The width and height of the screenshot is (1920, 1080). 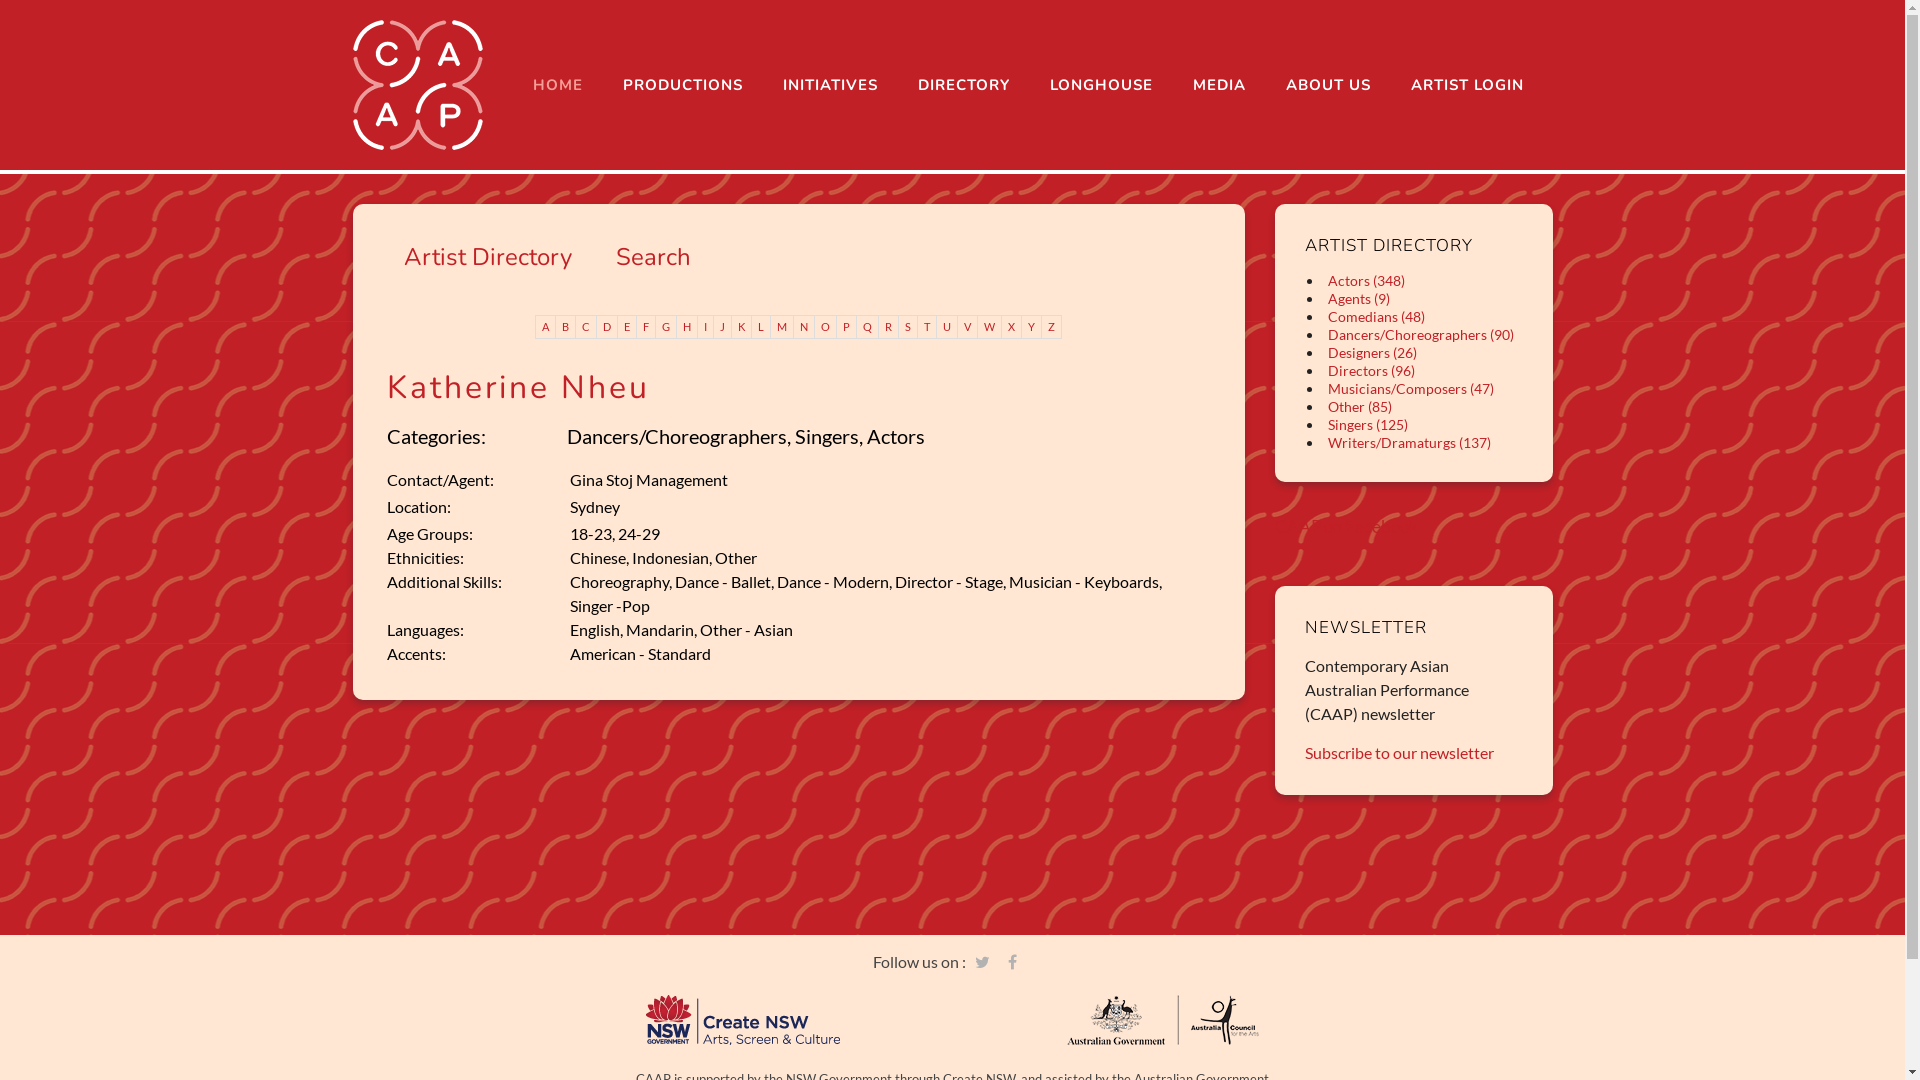 What do you see at coordinates (646, 1019) in the screenshot?
I see `'Arts NSW'` at bounding box center [646, 1019].